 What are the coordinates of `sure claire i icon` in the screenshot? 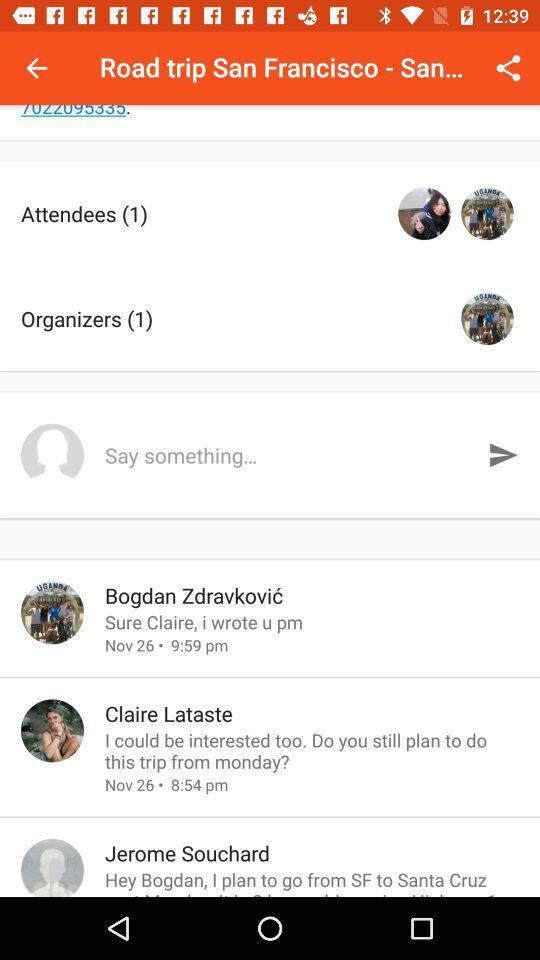 It's located at (312, 621).